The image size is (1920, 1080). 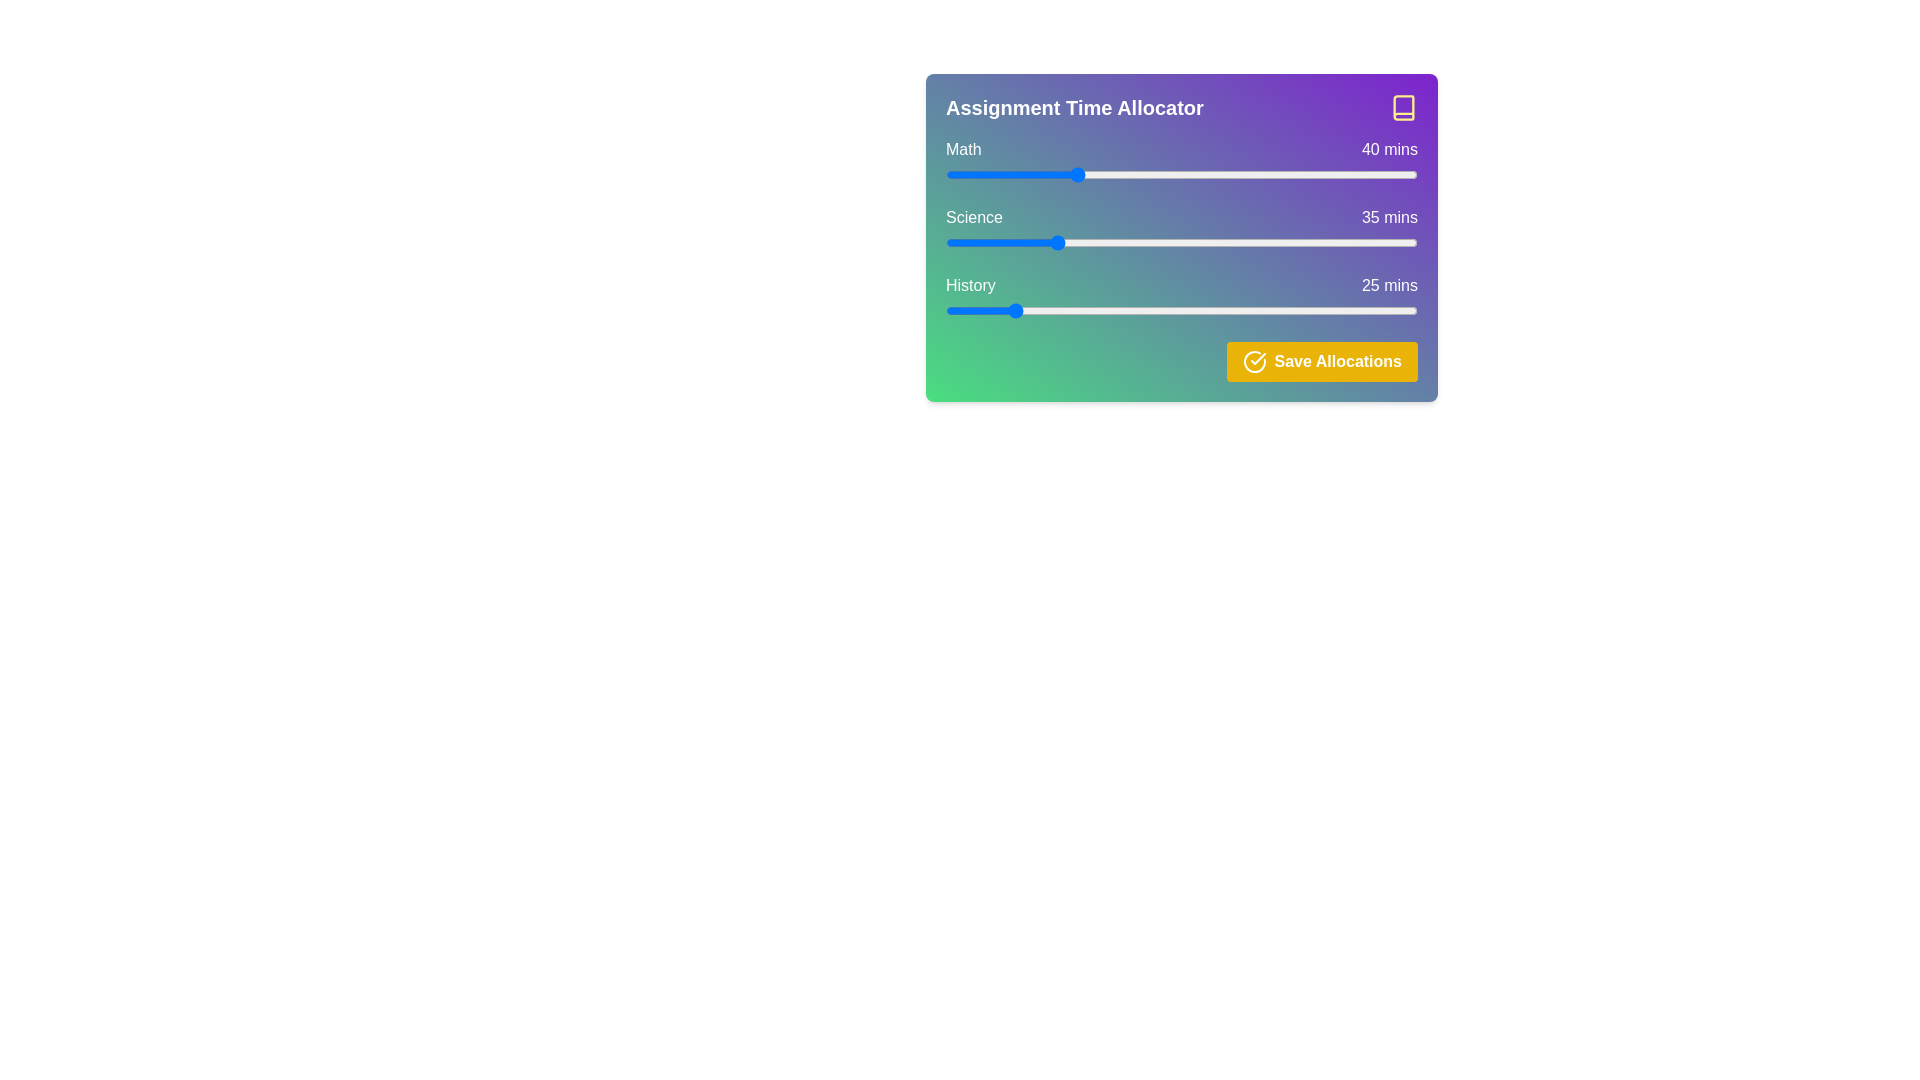 What do you see at coordinates (1388, 218) in the screenshot?
I see `the label displaying '35 mins' which is aligned to the right of the 'Science' label and slider, positioned above the 'History' row` at bounding box center [1388, 218].